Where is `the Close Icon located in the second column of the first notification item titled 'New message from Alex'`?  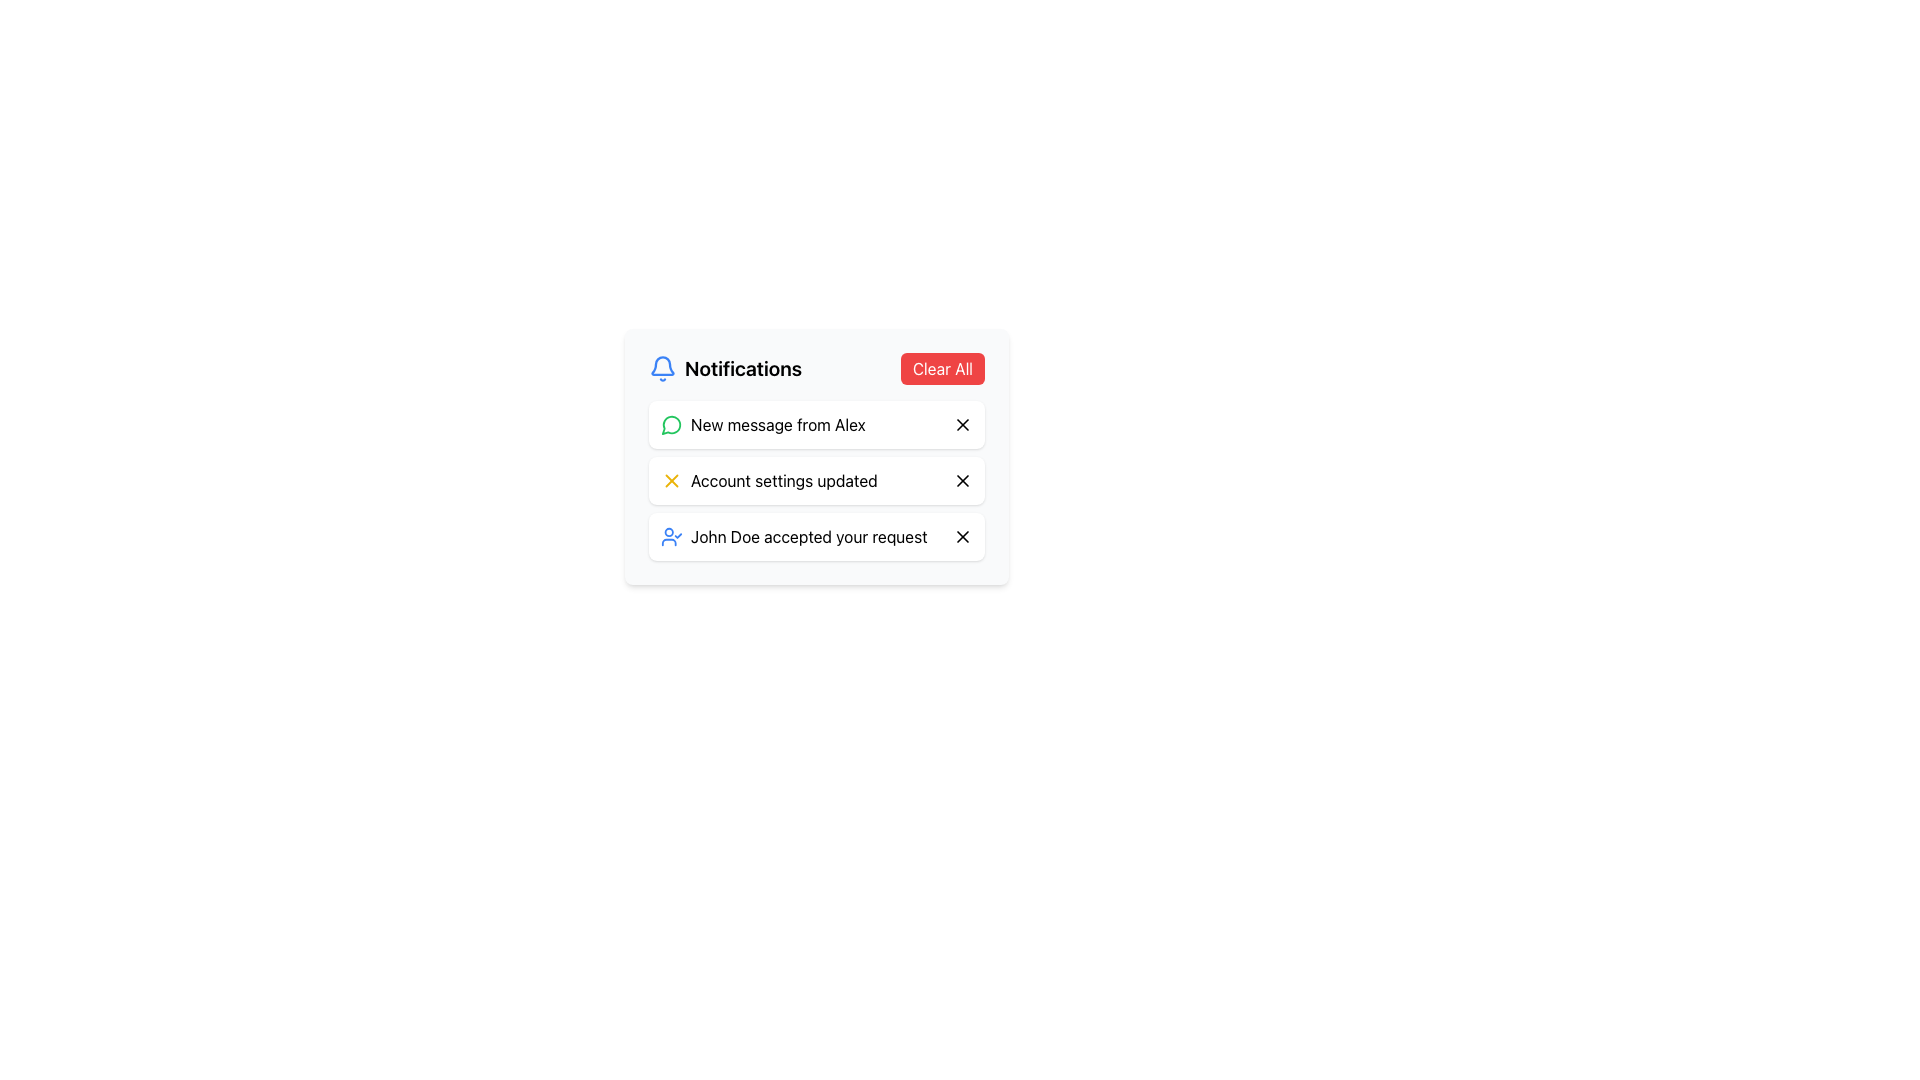
the Close Icon located in the second column of the first notification item titled 'New message from Alex' is located at coordinates (963, 423).